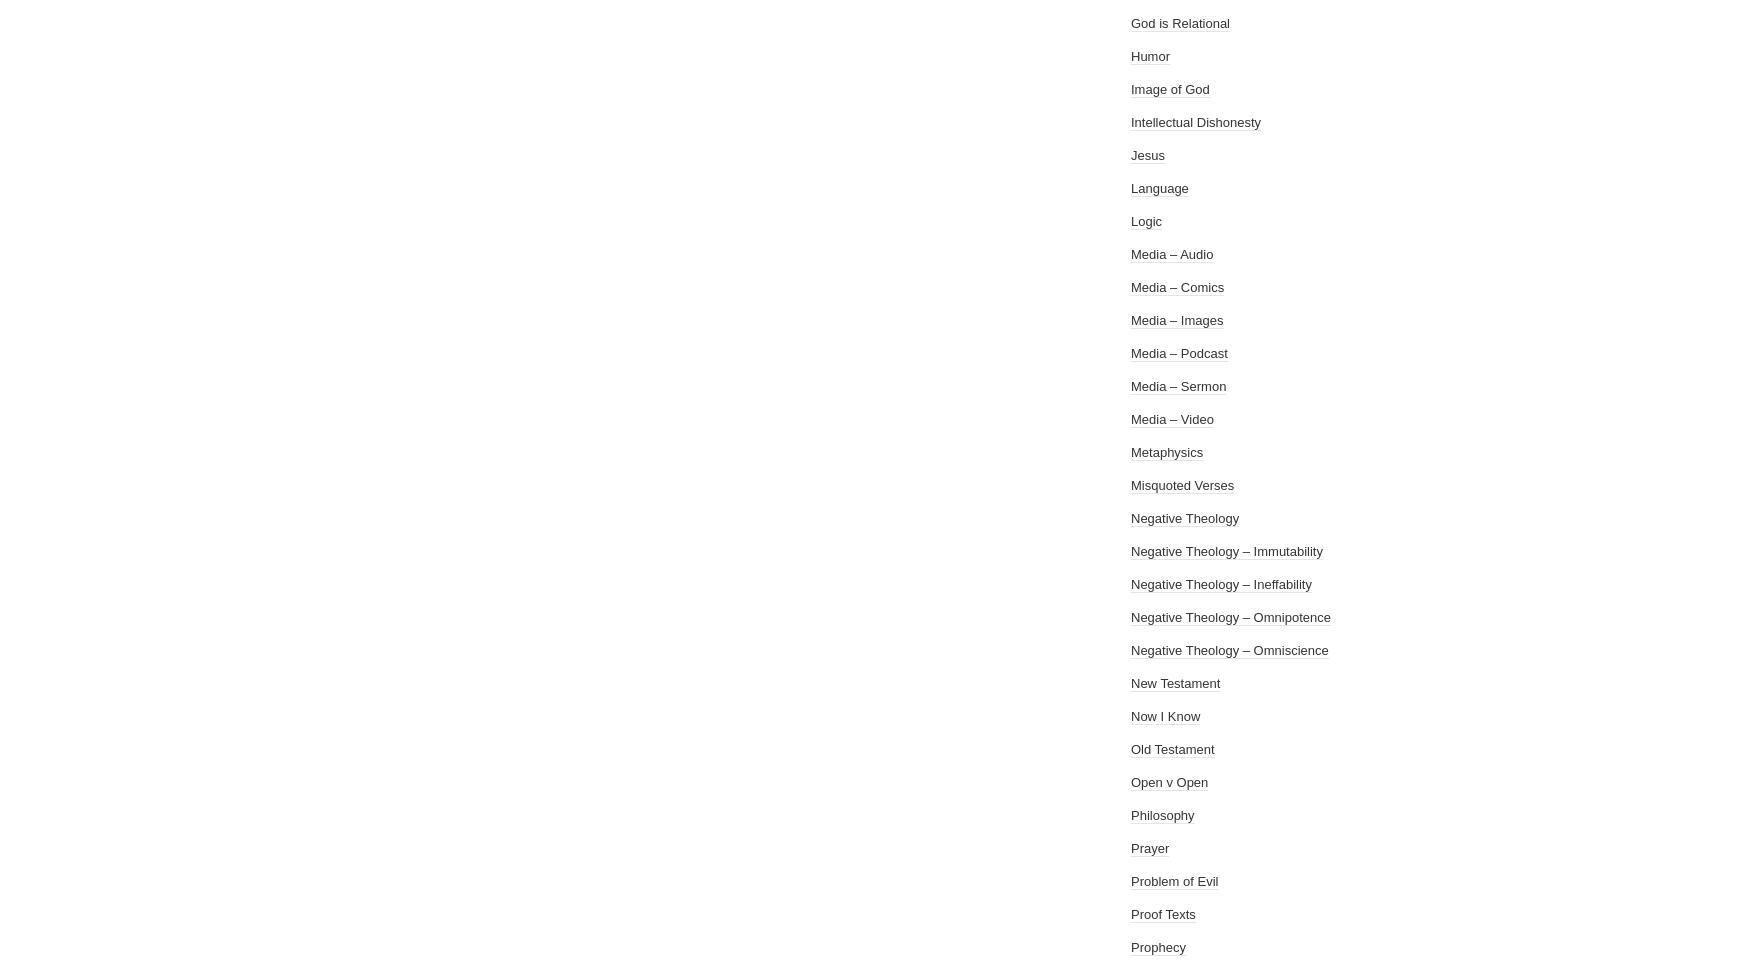 The image size is (1762, 974). I want to click on 'Misquoted Verses', so click(1182, 484).